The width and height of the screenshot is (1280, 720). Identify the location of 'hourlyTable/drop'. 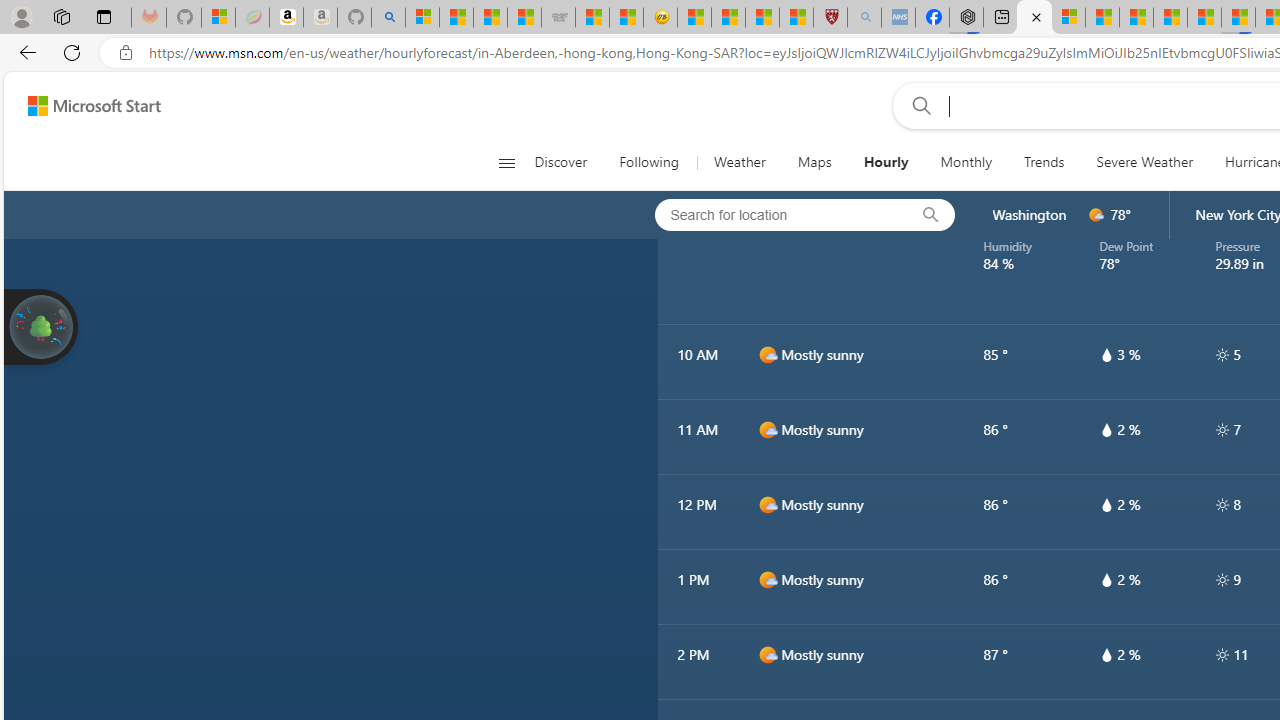
(1105, 654).